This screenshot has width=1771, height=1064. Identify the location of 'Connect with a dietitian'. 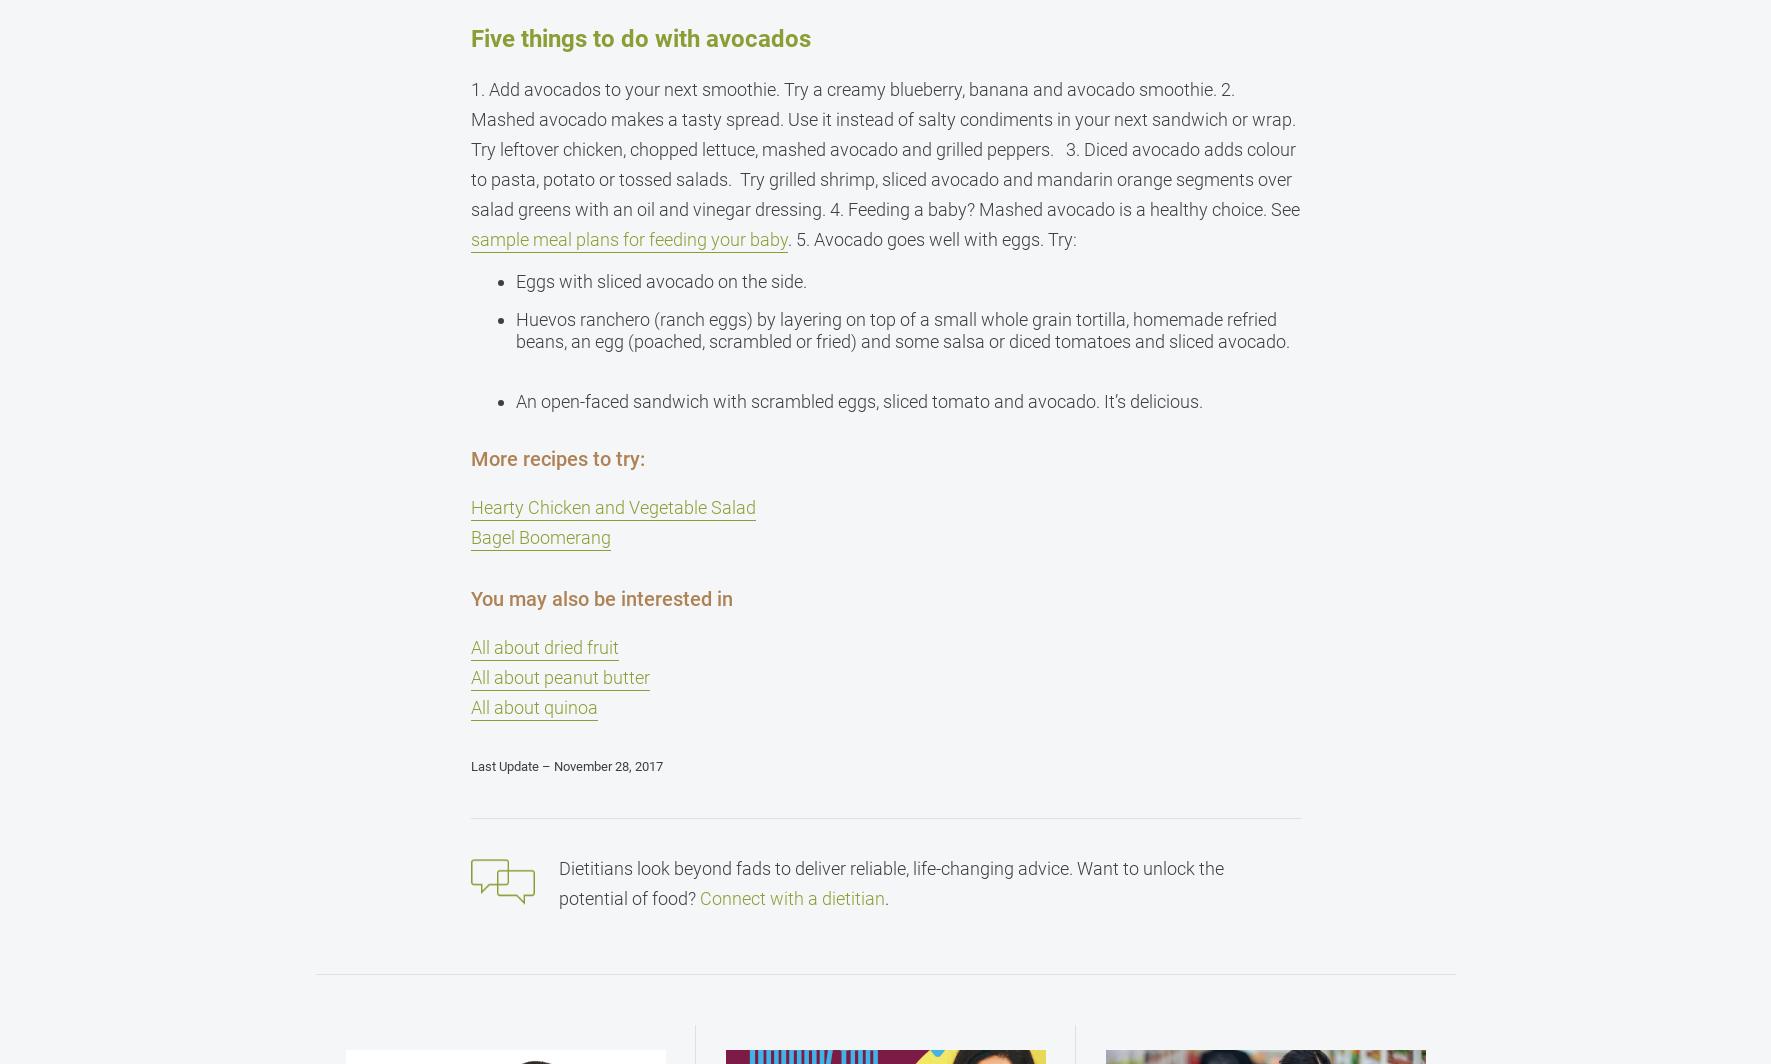
(699, 898).